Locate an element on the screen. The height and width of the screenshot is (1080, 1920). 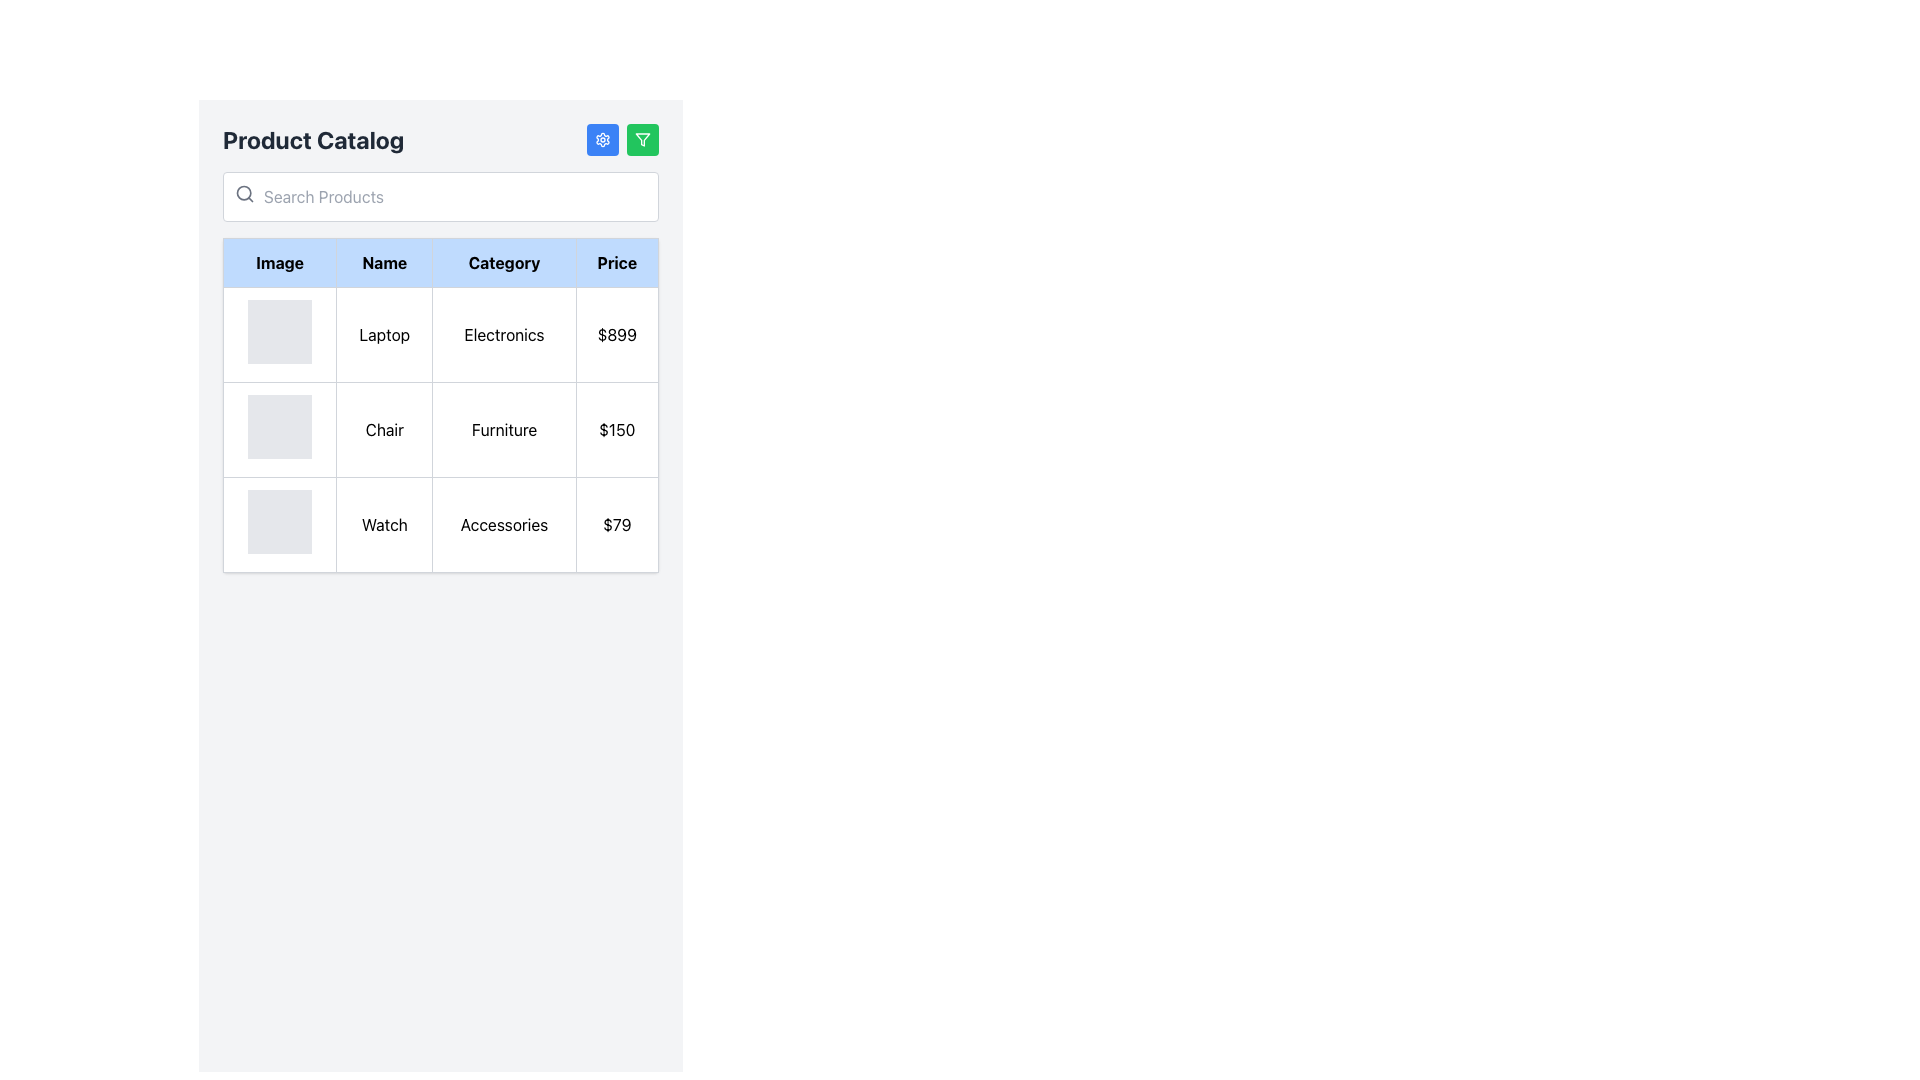
the 'Price' header cell in the data table, which is located in the last column to the right of the 'Category' header is located at coordinates (616, 261).